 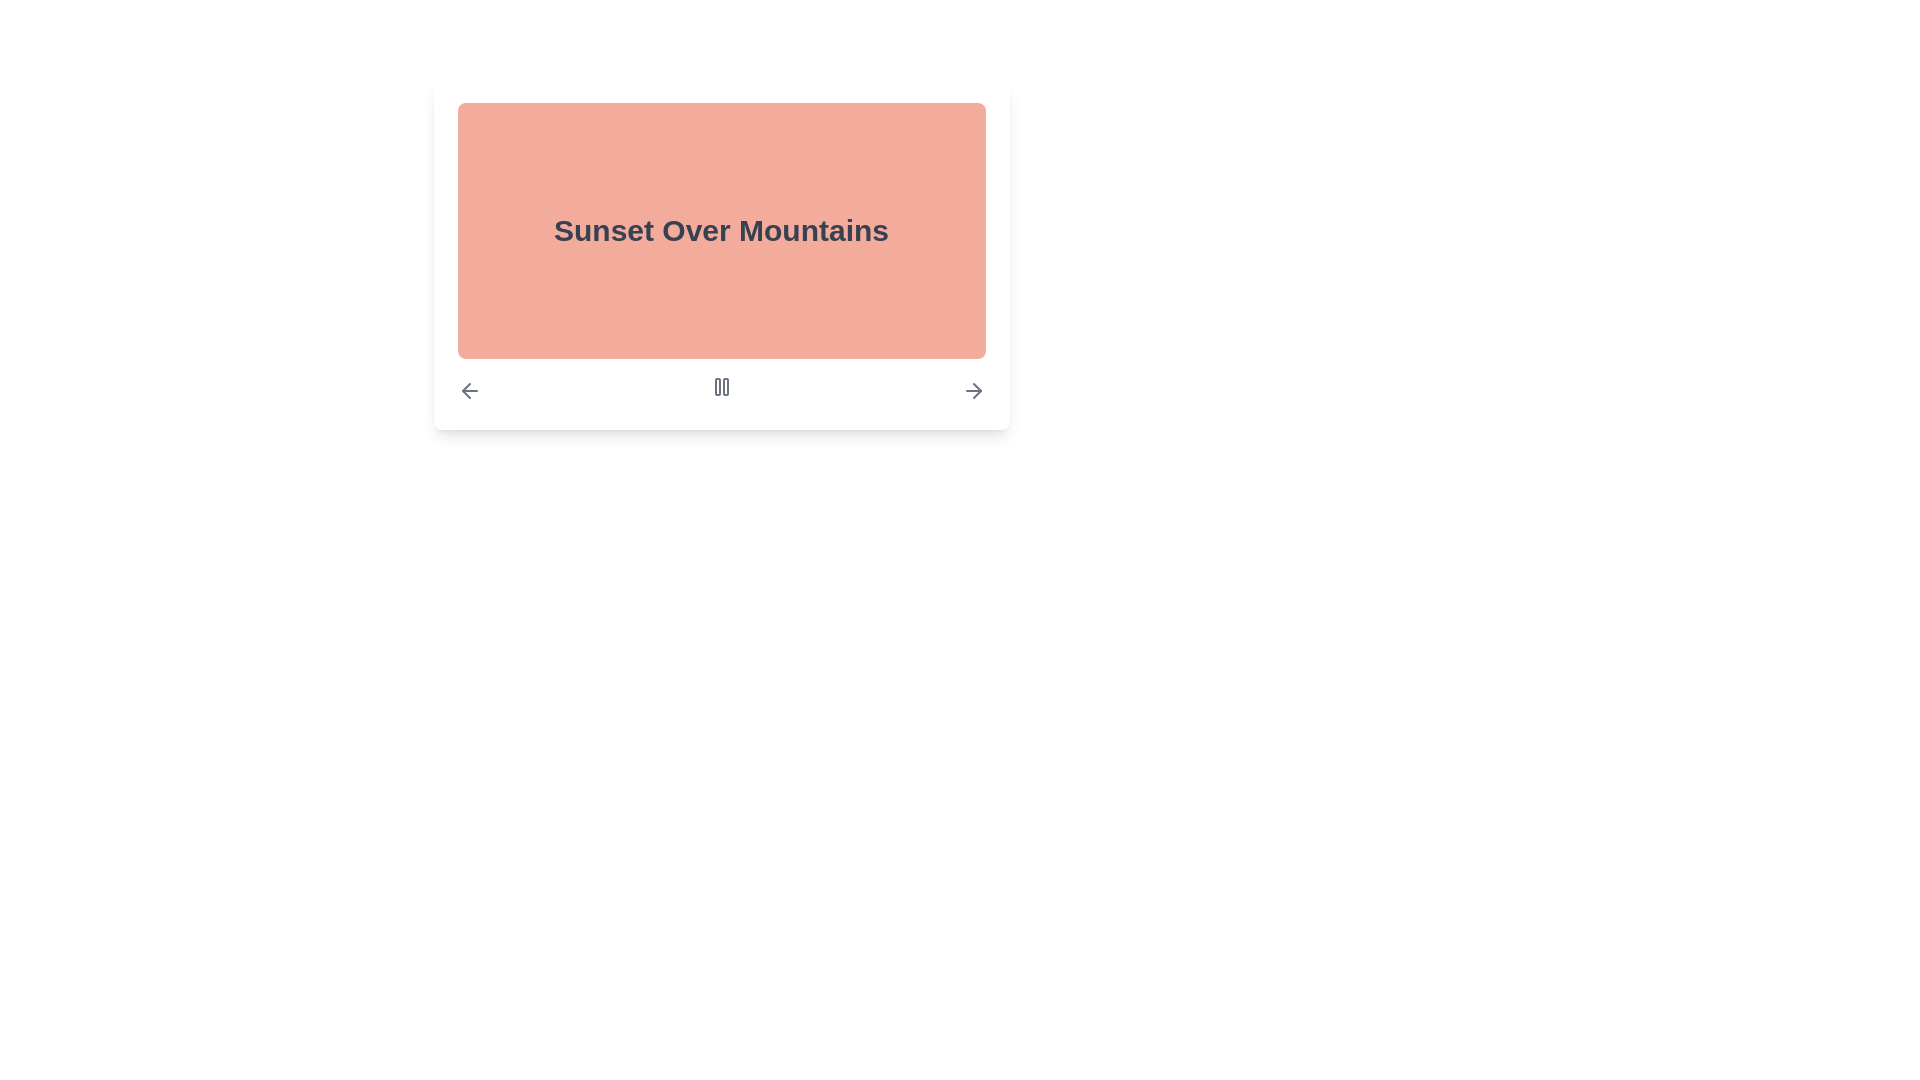 What do you see at coordinates (720, 390) in the screenshot?
I see `the twin-shaped pause button icon located centrally beneath the 'Sunset Over Mountains' text` at bounding box center [720, 390].